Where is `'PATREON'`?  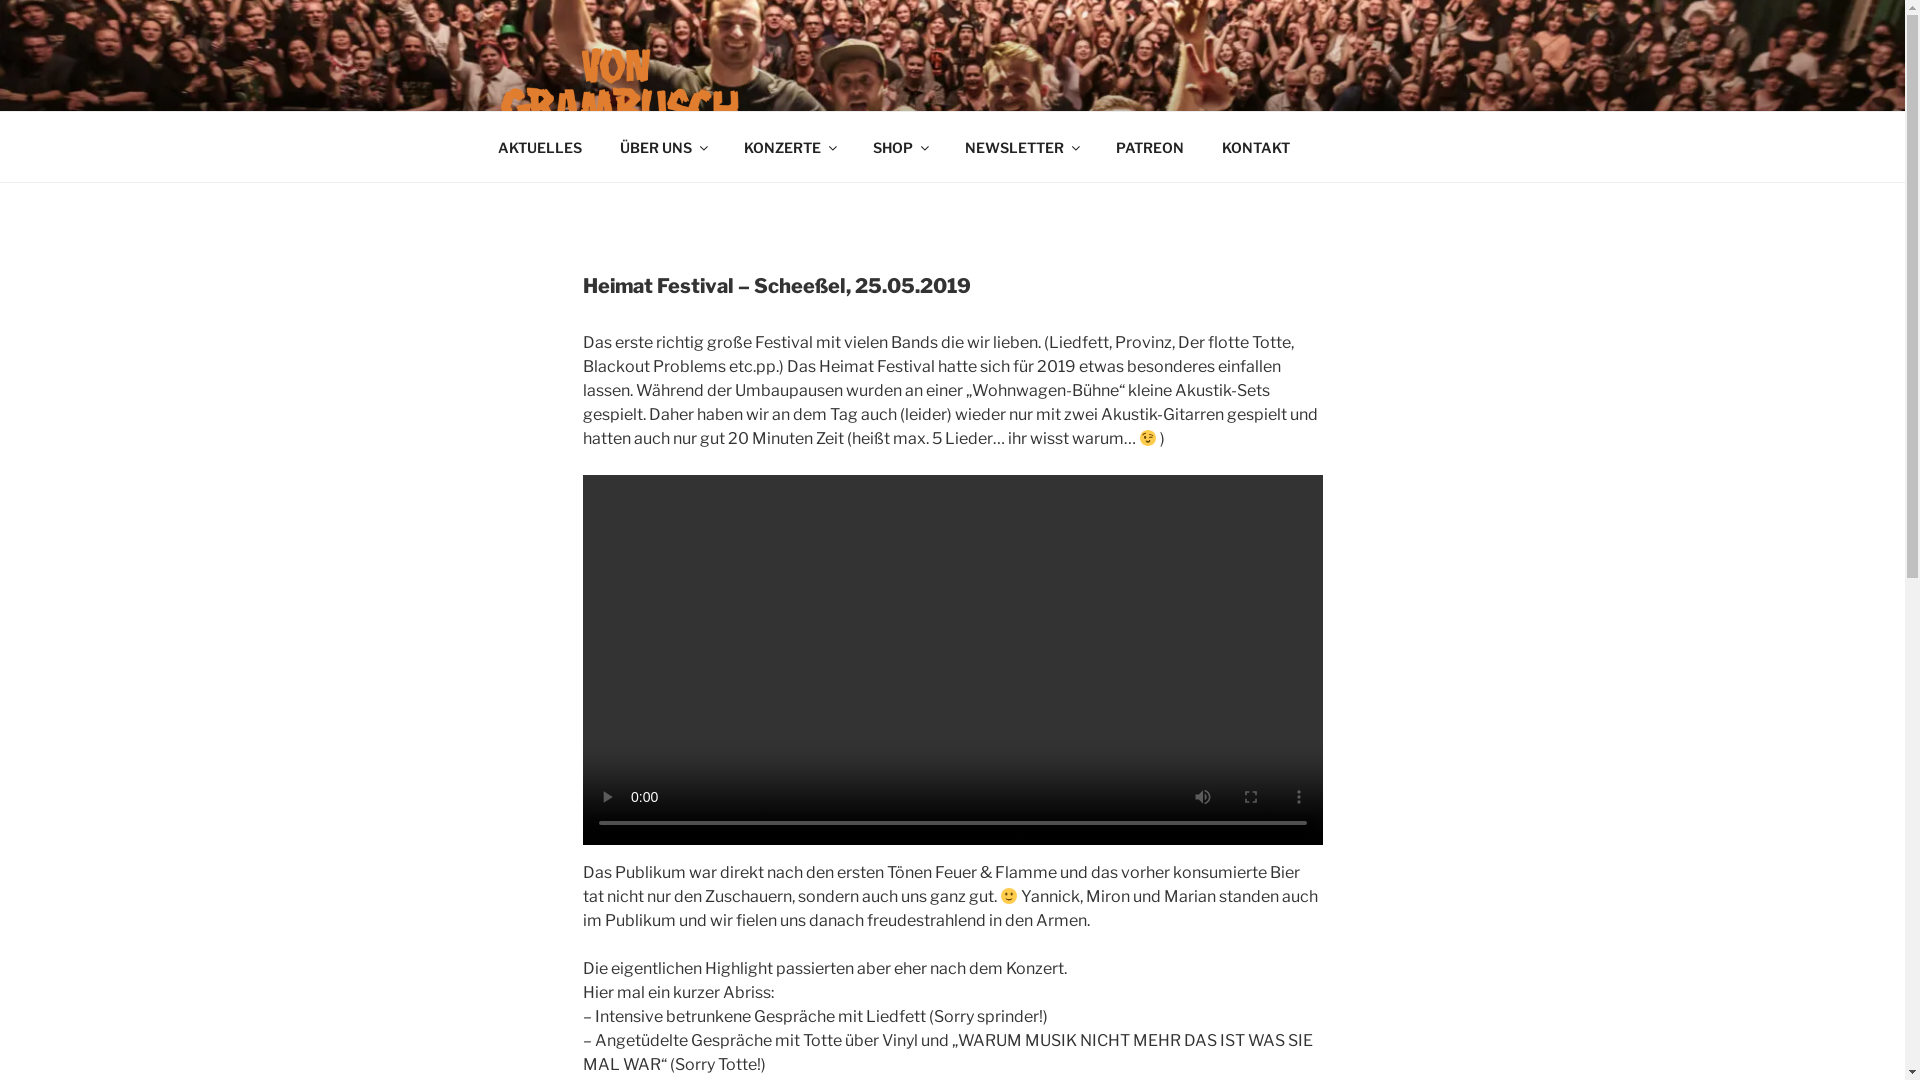
'PATREON' is located at coordinates (1149, 145).